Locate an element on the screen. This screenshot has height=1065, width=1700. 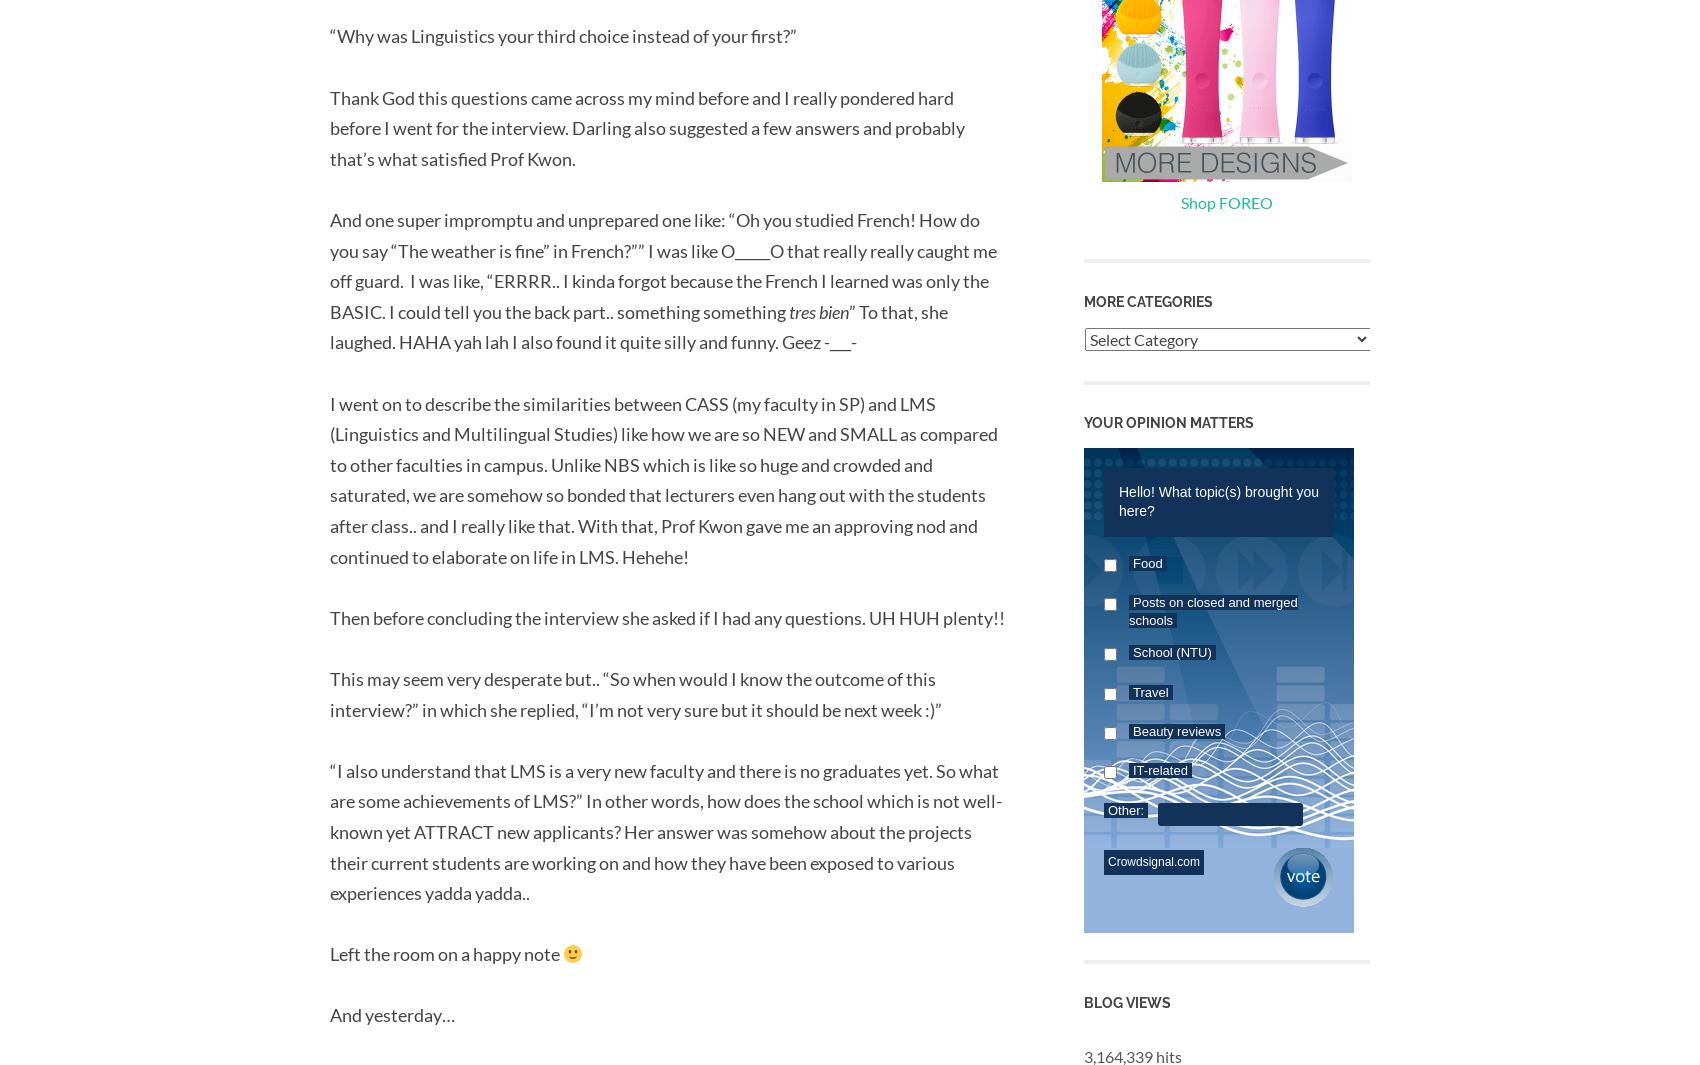
'More Categories' is located at coordinates (1148, 299).